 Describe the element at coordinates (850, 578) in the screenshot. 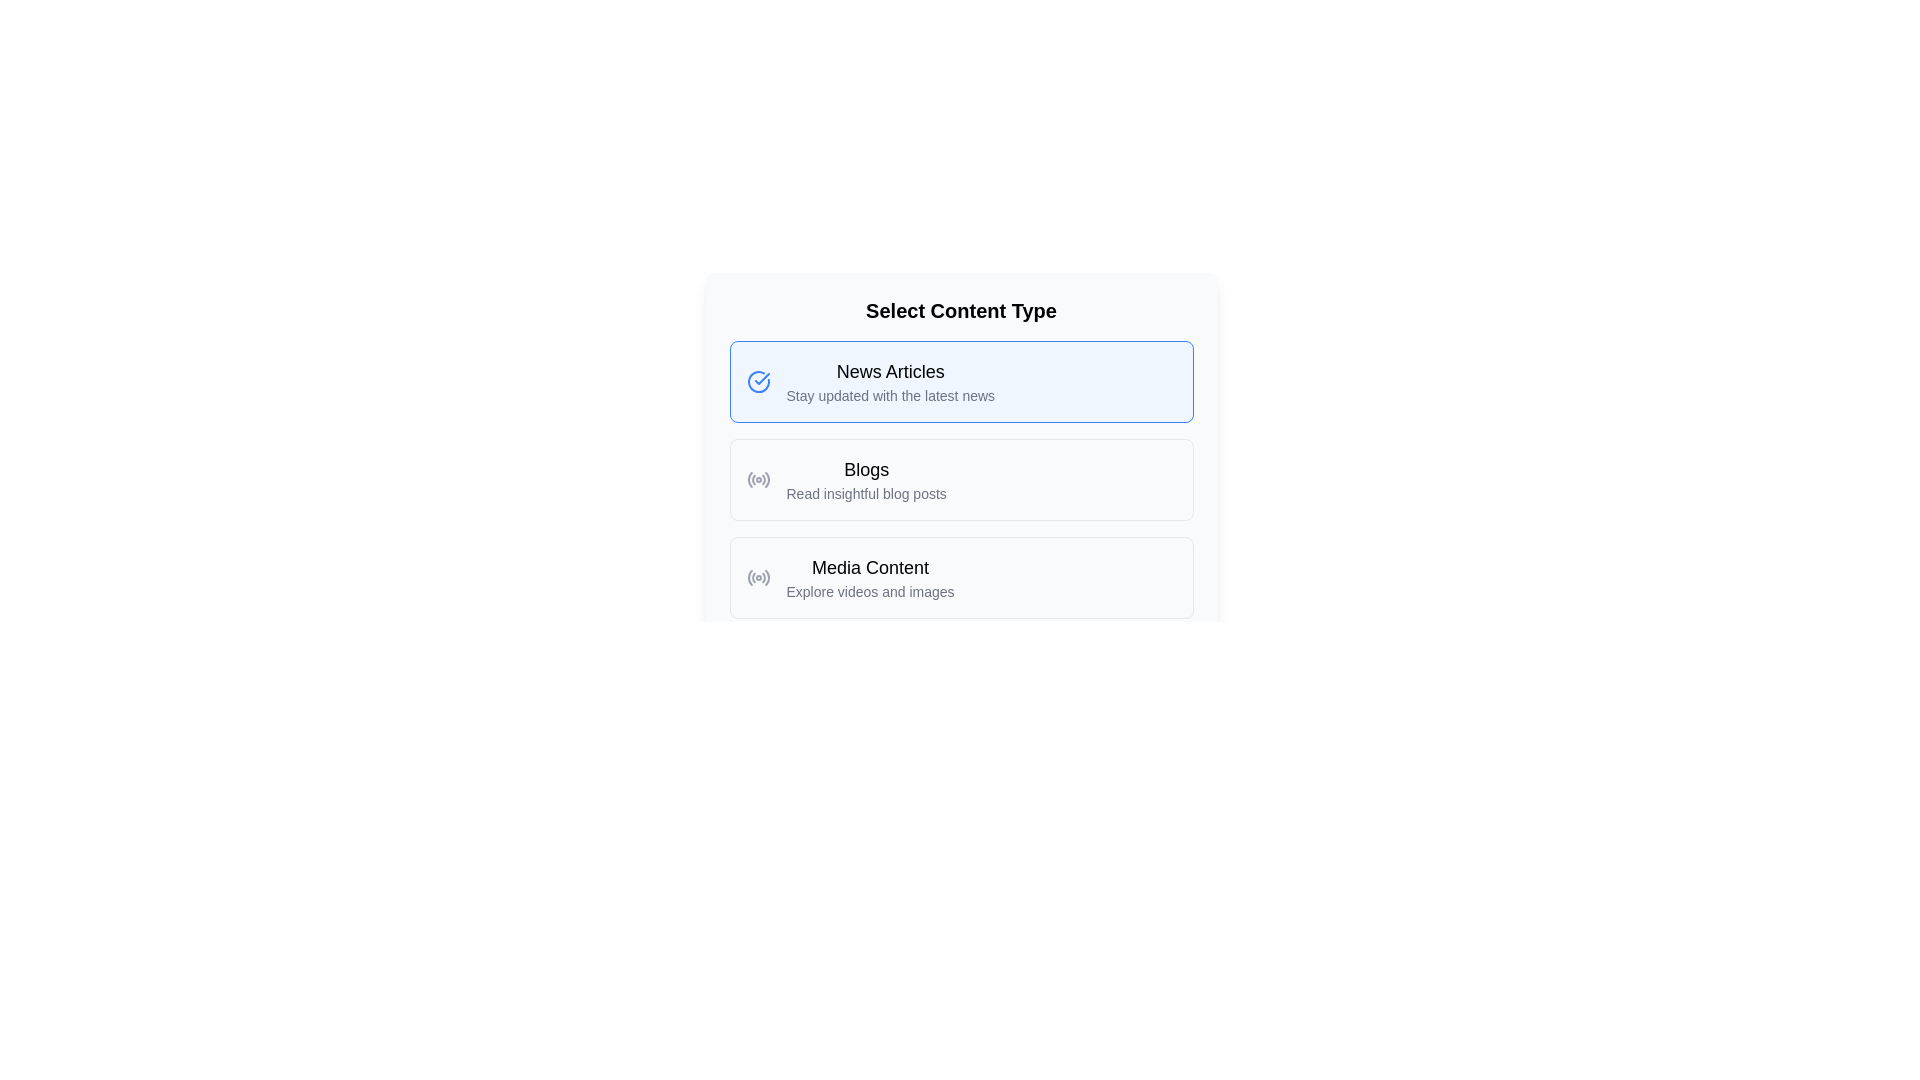

I see `the selectable list item titled 'Media Content' with a circular icon depicting radiating waves` at that location.